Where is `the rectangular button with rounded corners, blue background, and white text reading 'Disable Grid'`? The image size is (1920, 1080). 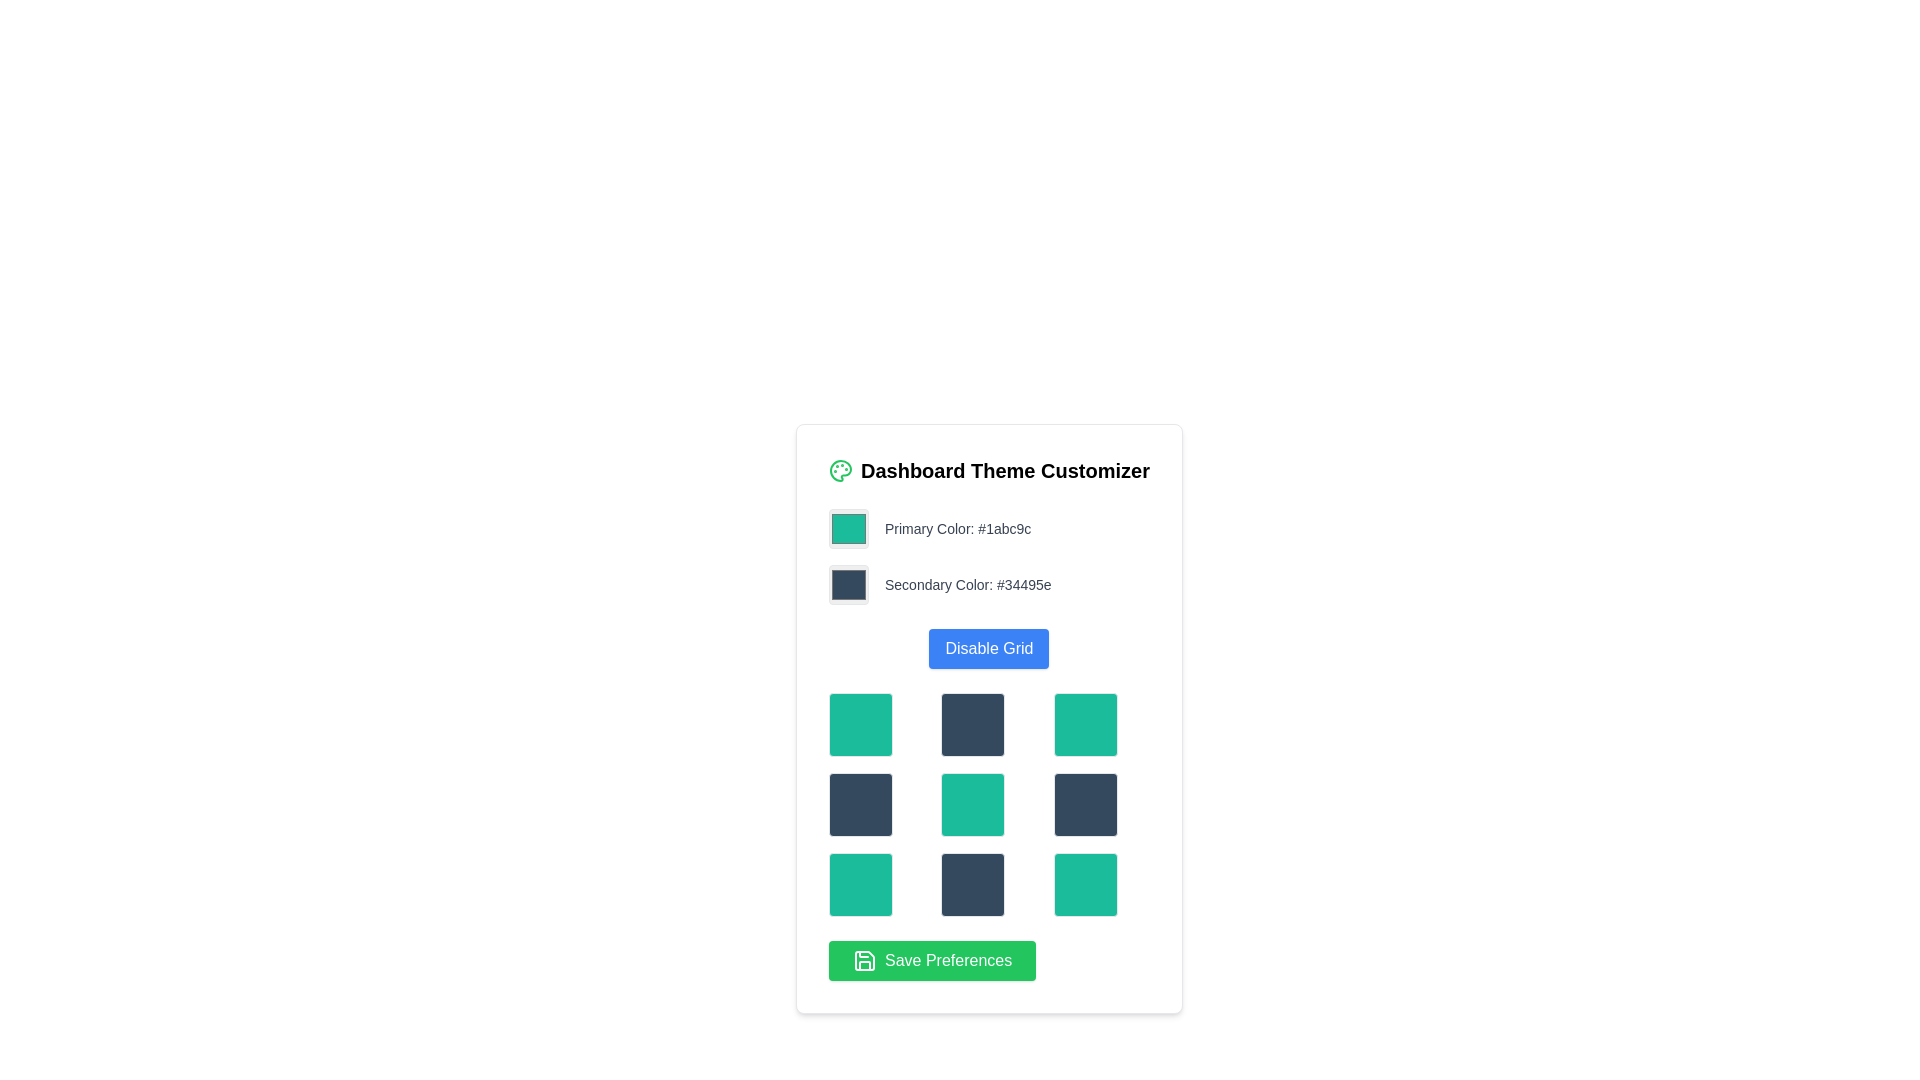 the rectangular button with rounded corners, blue background, and white text reading 'Disable Grid' is located at coordinates (989, 648).